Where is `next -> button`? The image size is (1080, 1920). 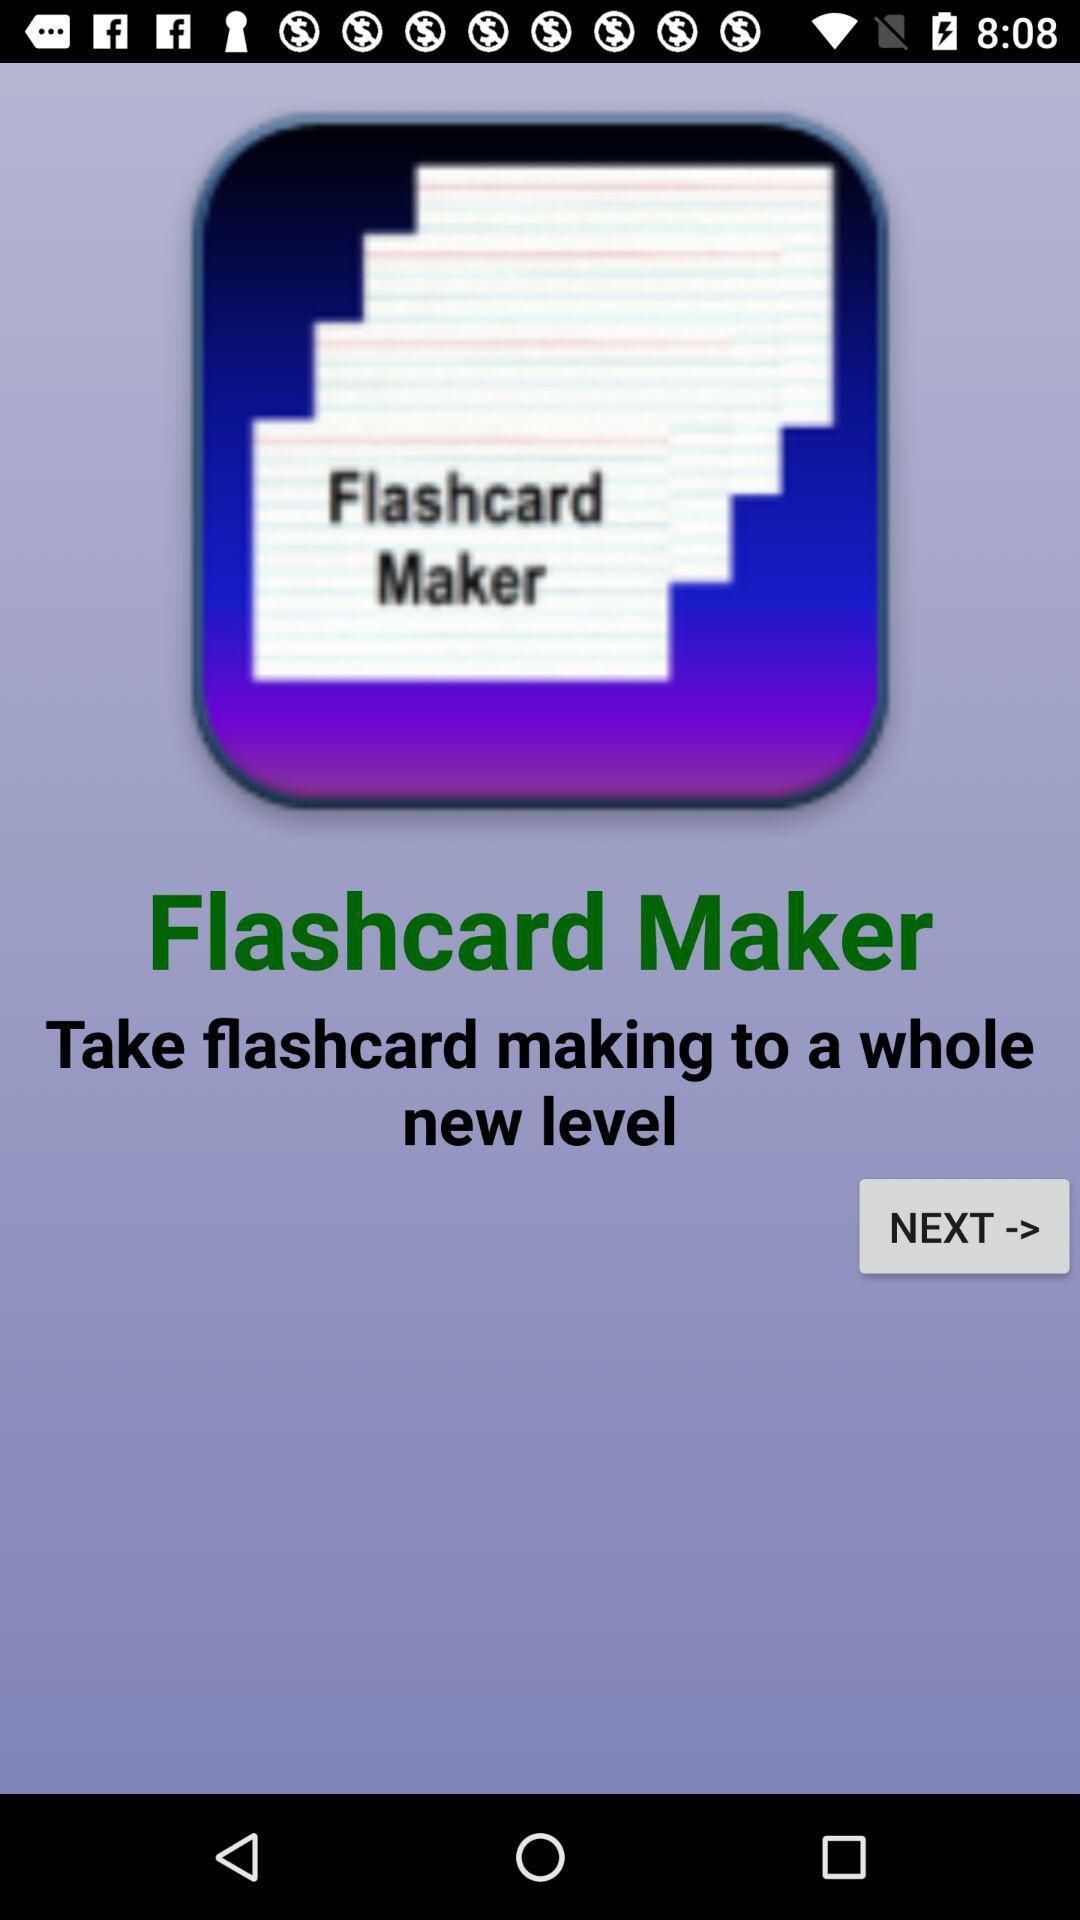
next -> button is located at coordinates (963, 1225).